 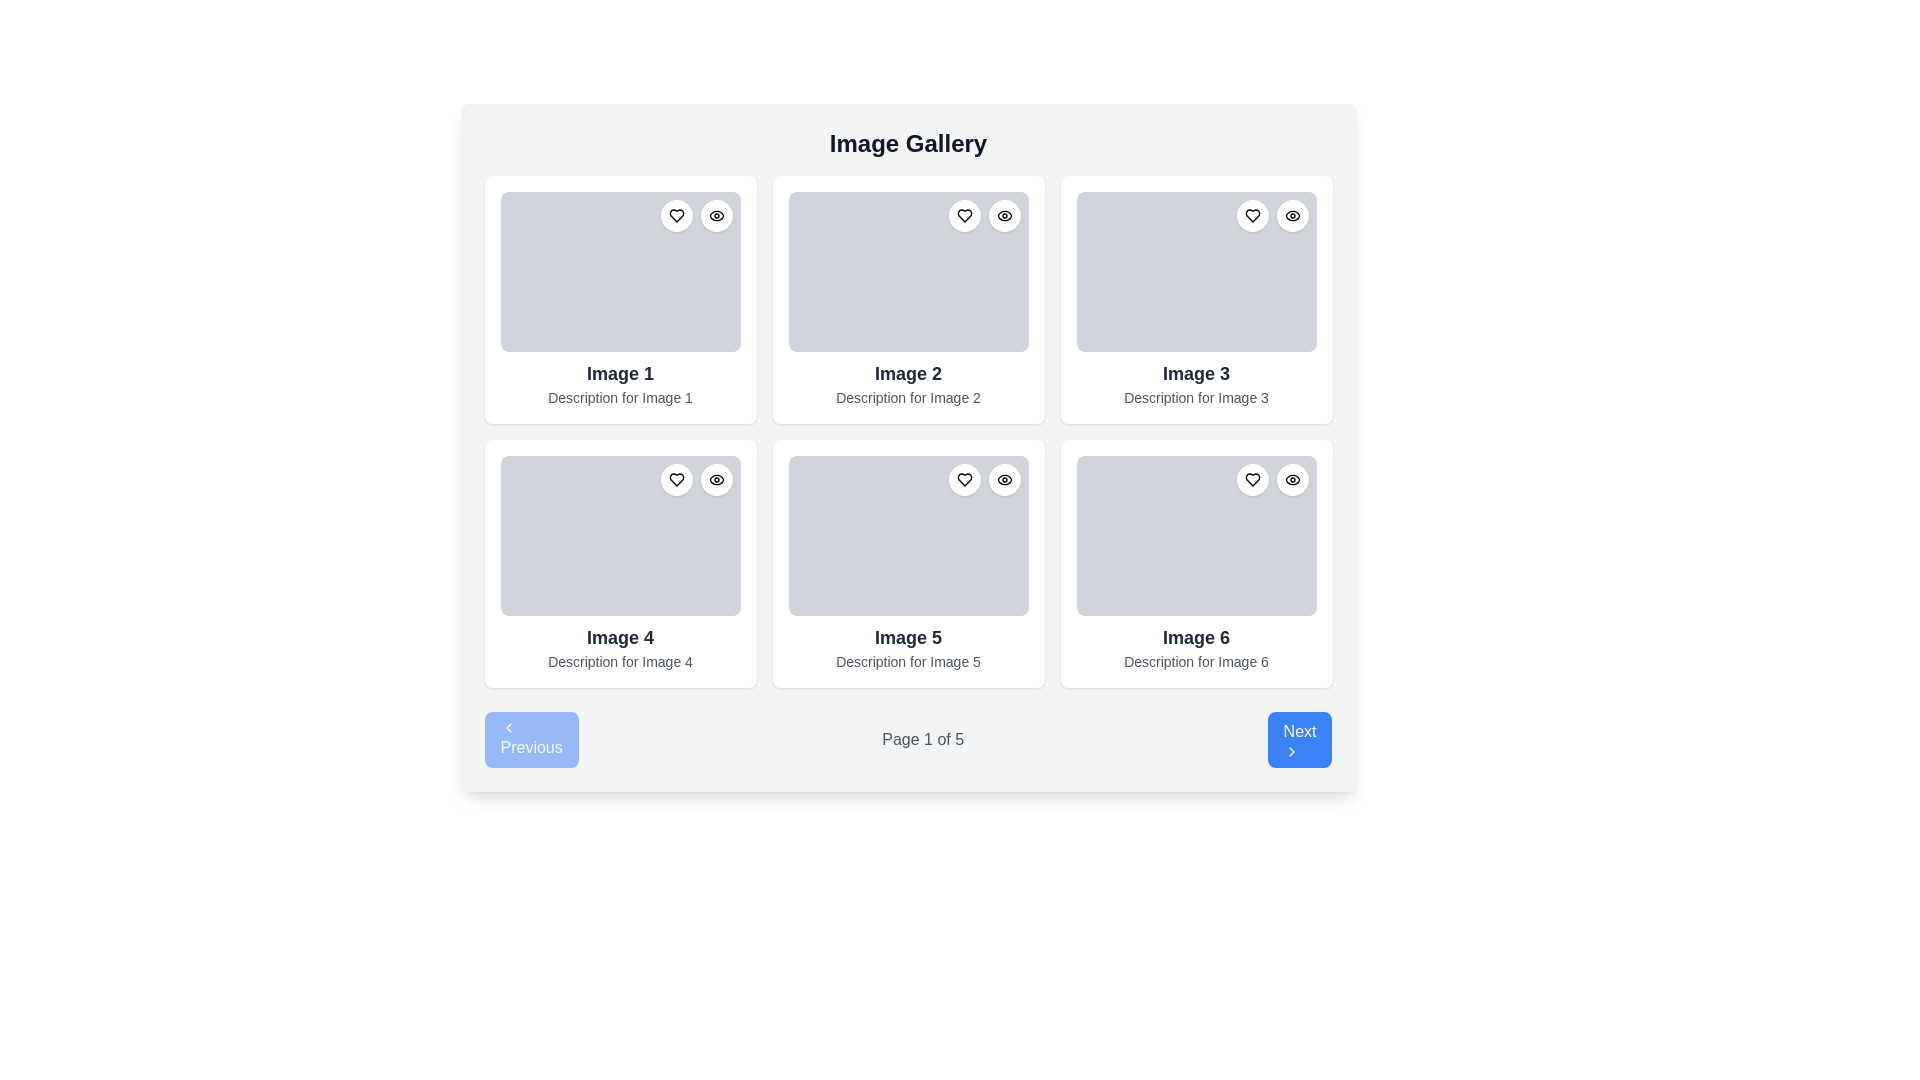 I want to click on the eye icon in the top-right corner of the box representing 'Image 6', so click(x=1292, y=479).